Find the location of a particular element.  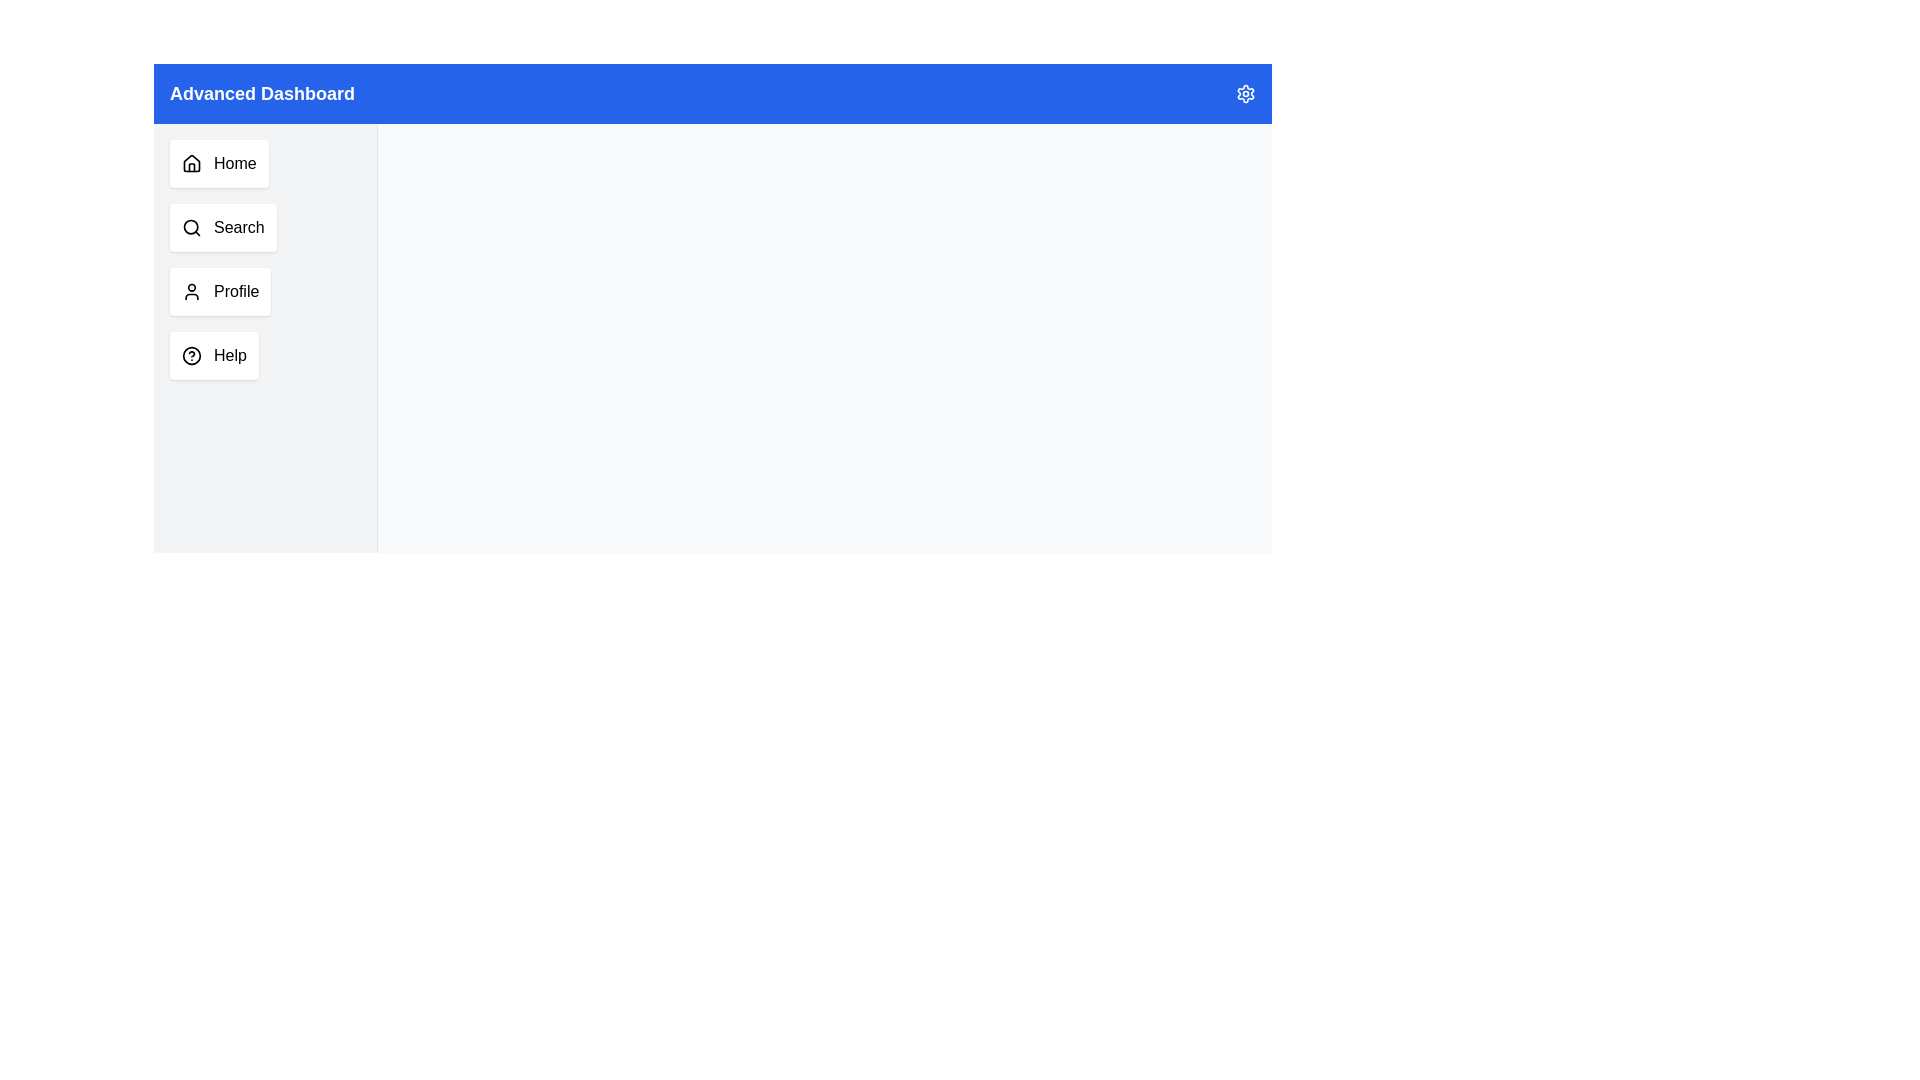

the 'Profile' button located in the left sidebar is located at coordinates (220, 292).